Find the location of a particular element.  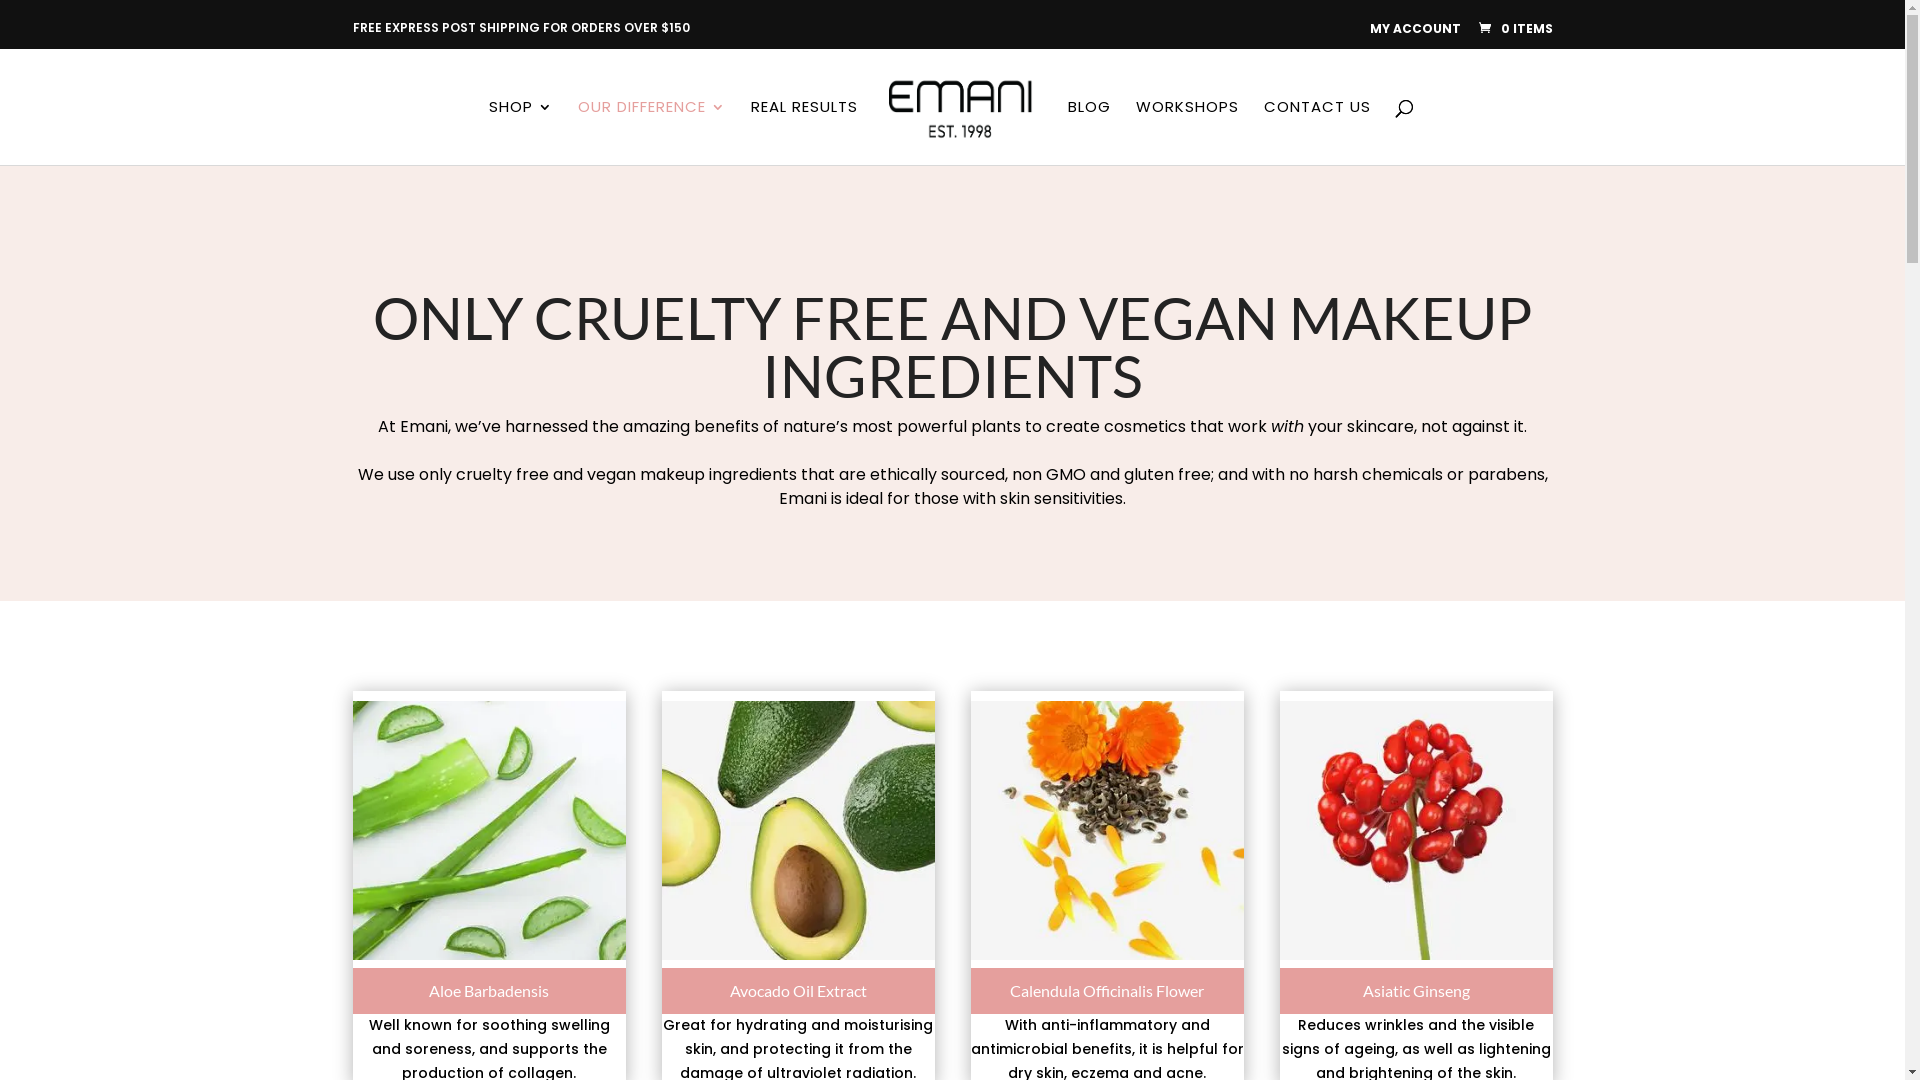

'0 ITEMS' is located at coordinates (1514, 28).